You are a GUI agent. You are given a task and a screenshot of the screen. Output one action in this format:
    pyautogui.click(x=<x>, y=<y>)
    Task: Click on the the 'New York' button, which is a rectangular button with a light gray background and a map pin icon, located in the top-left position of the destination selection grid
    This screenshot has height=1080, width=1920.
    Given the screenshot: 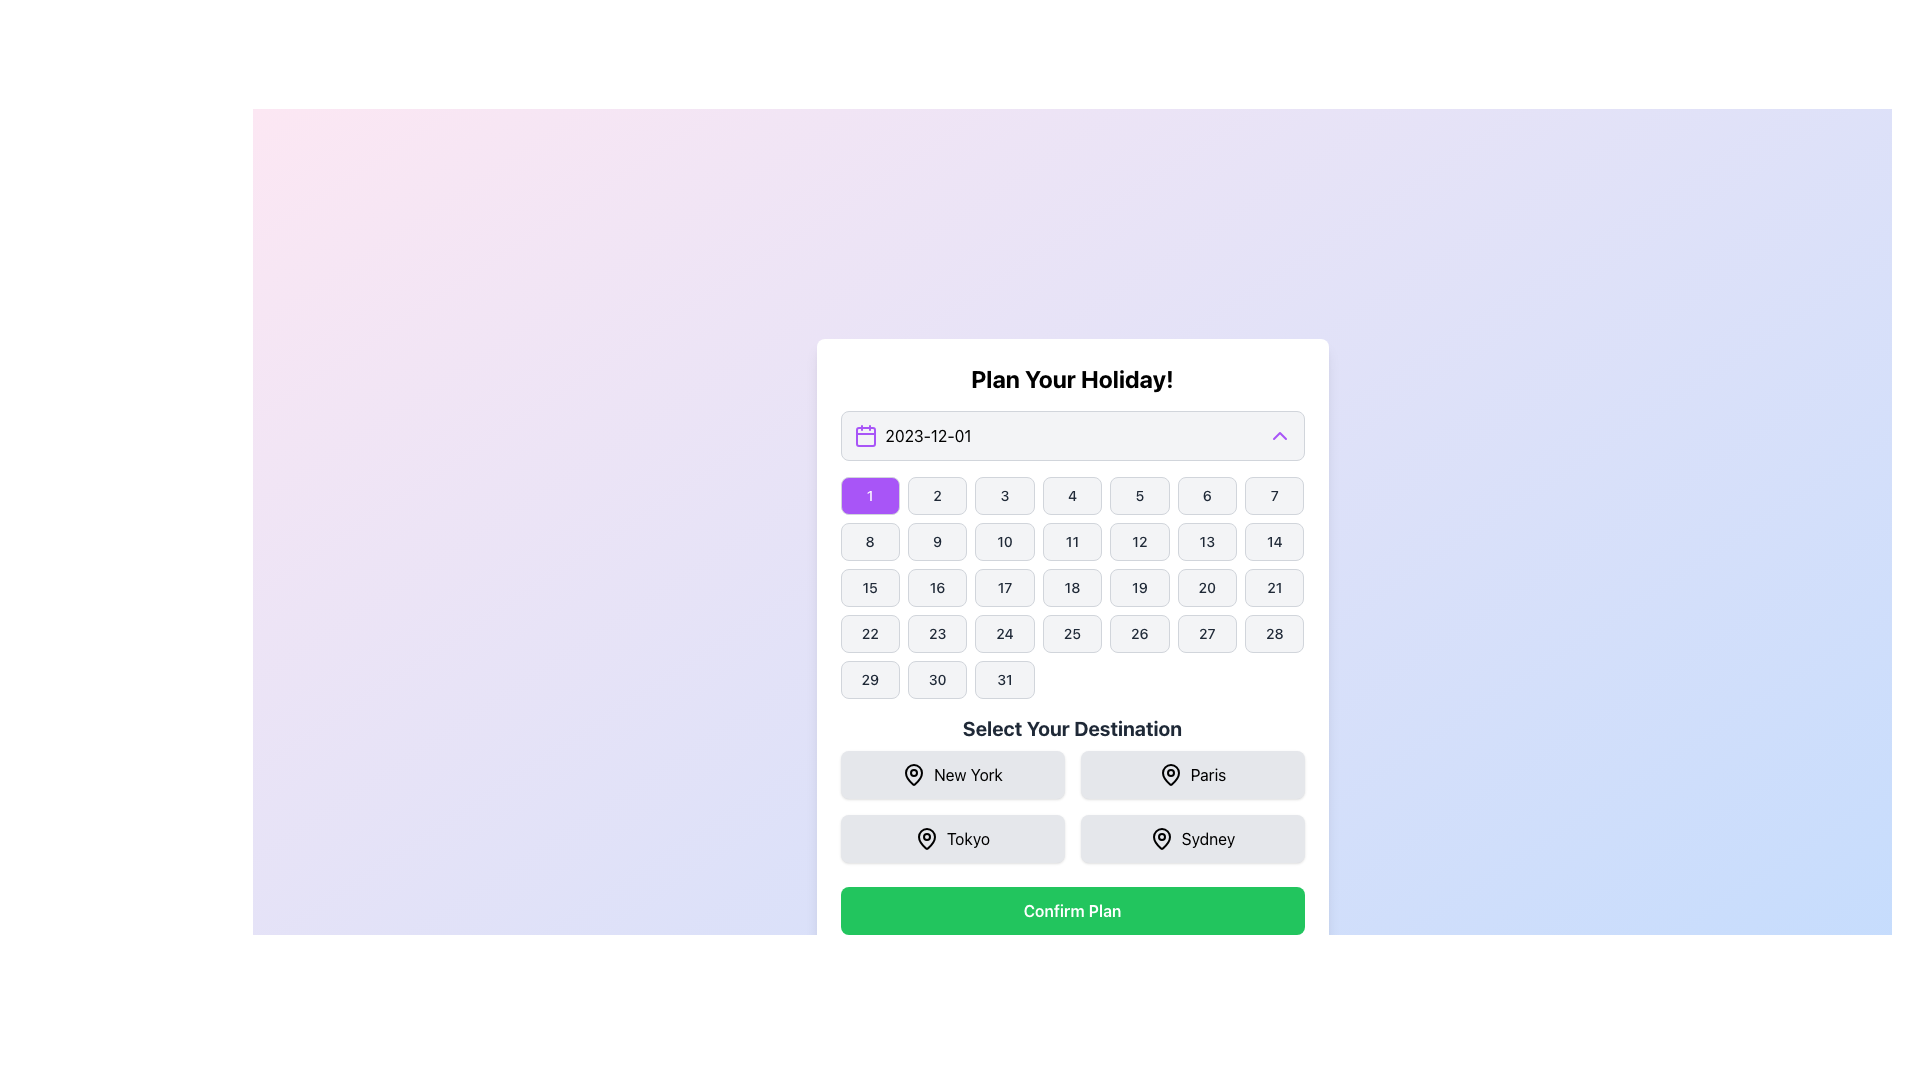 What is the action you would take?
    pyautogui.click(x=951, y=774)
    